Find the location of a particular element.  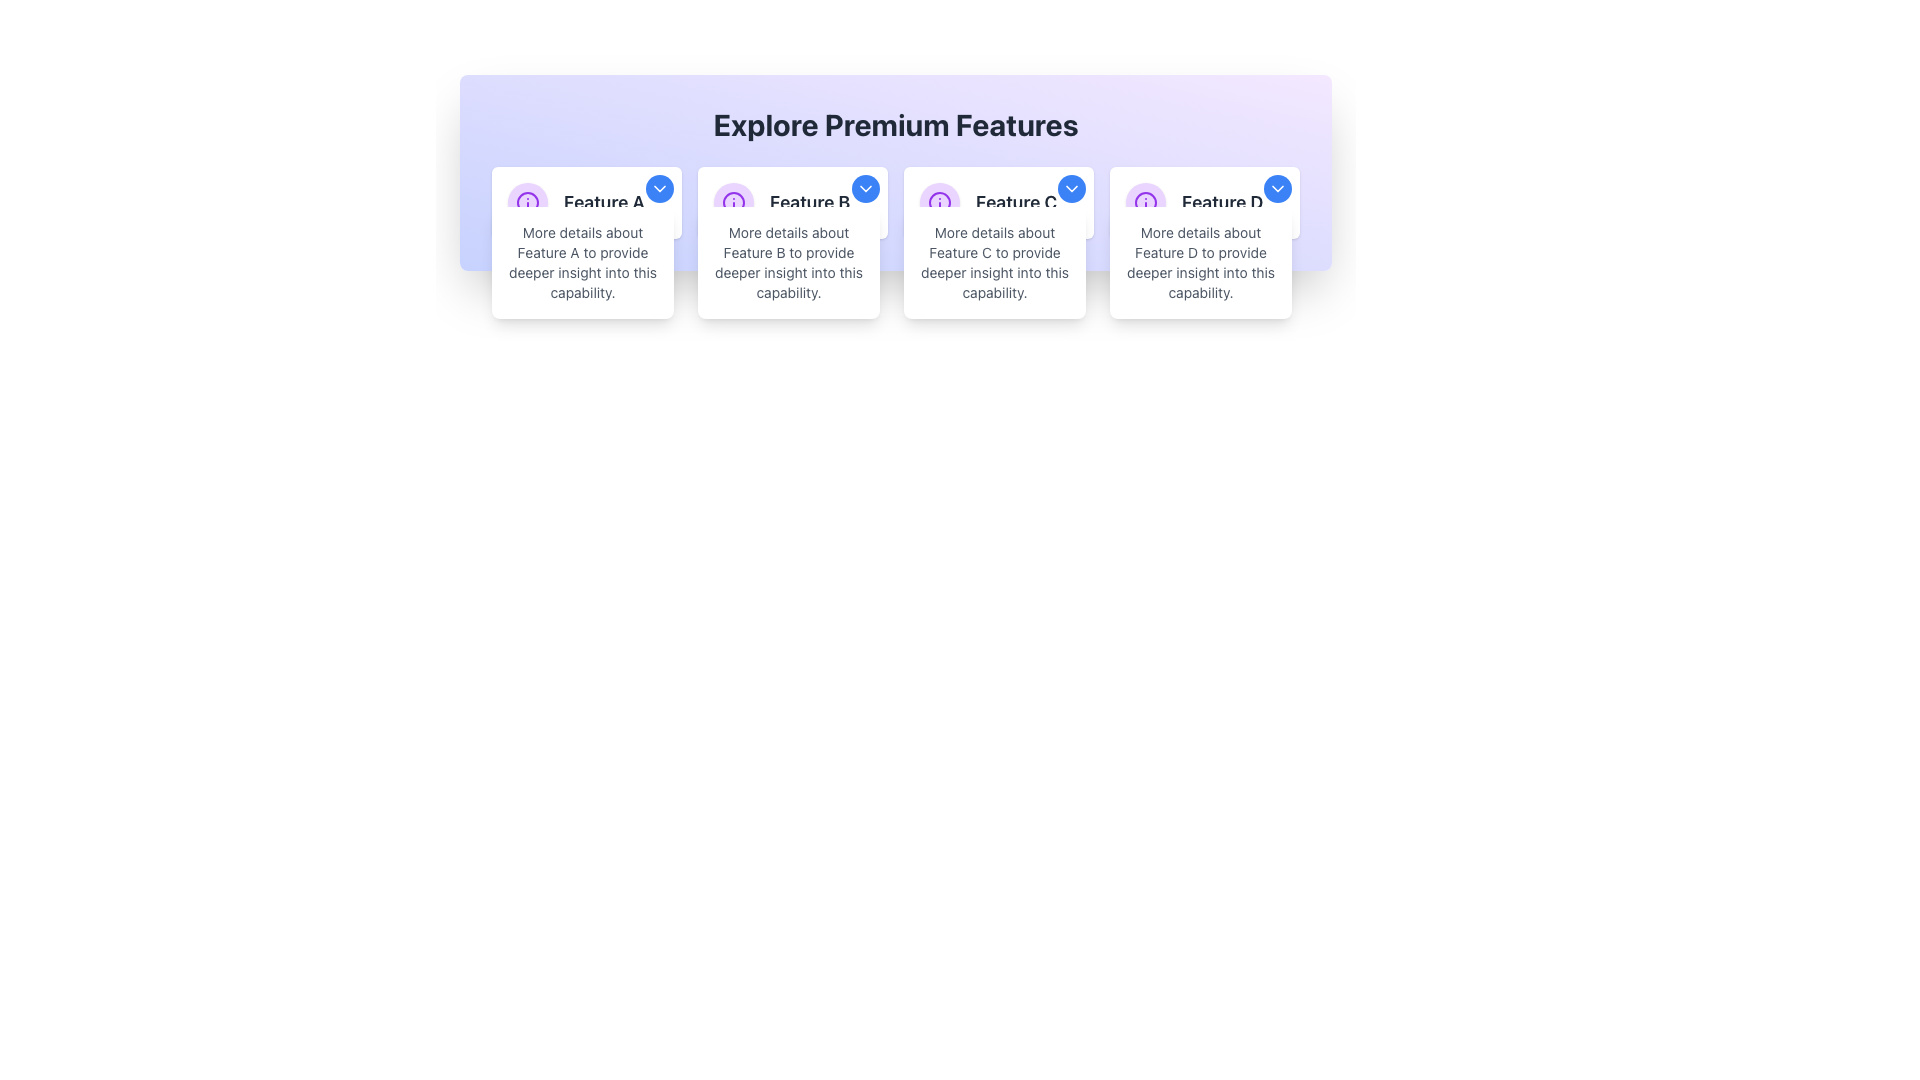

the circular icon with a purple background and an information symbol located in the 'Feature B' card, positioned near the top left corner above the text 'Feature B' is located at coordinates (733, 203).